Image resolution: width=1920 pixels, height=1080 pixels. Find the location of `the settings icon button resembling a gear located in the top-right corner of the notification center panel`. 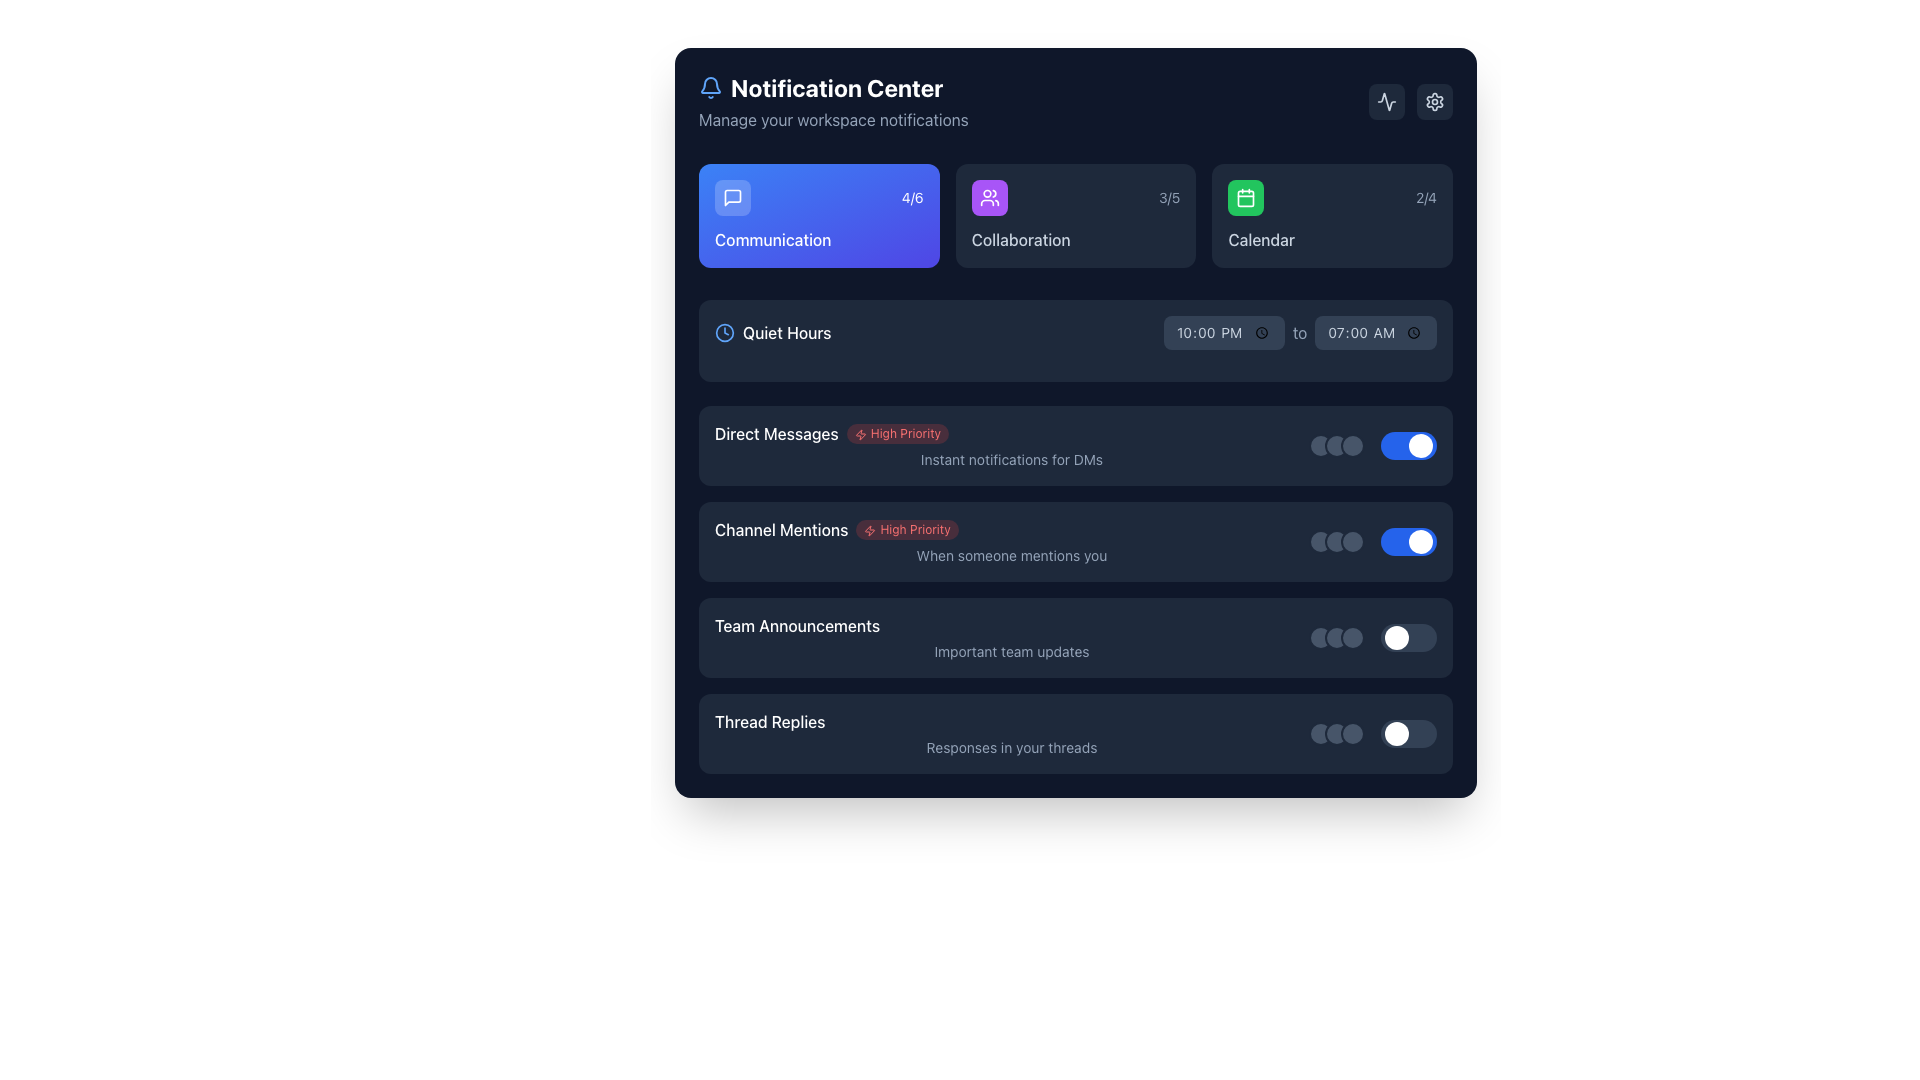

the settings icon button resembling a gear located in the top-right corner of the notification center panel is located at coordinates (1434, 101).